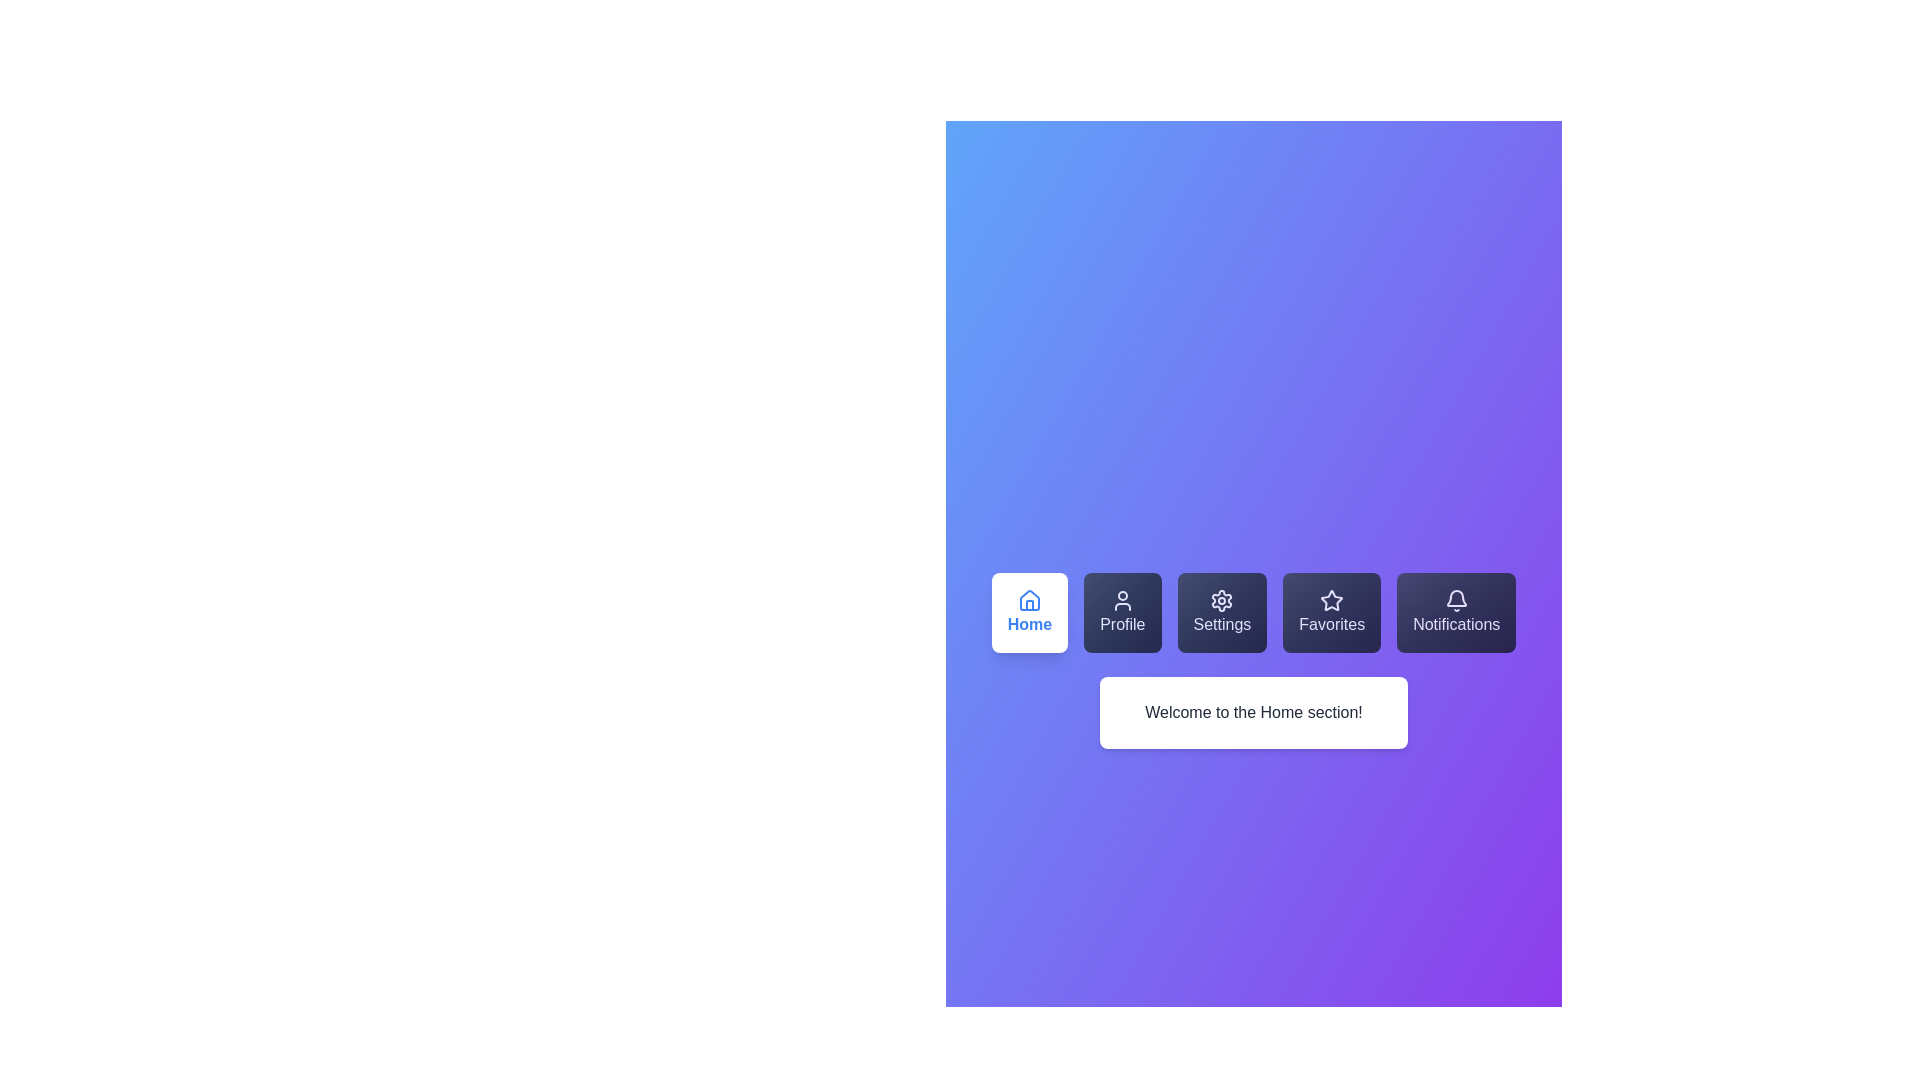 The height and width of the screenshot is (1080, 1920). What do you see at coordinates (1332, 612) in the screenshot?
I see `the 'Favorites' button located in the horizontal navigation bar to enable keyboard navigation` at bounding box center [1332, 612].